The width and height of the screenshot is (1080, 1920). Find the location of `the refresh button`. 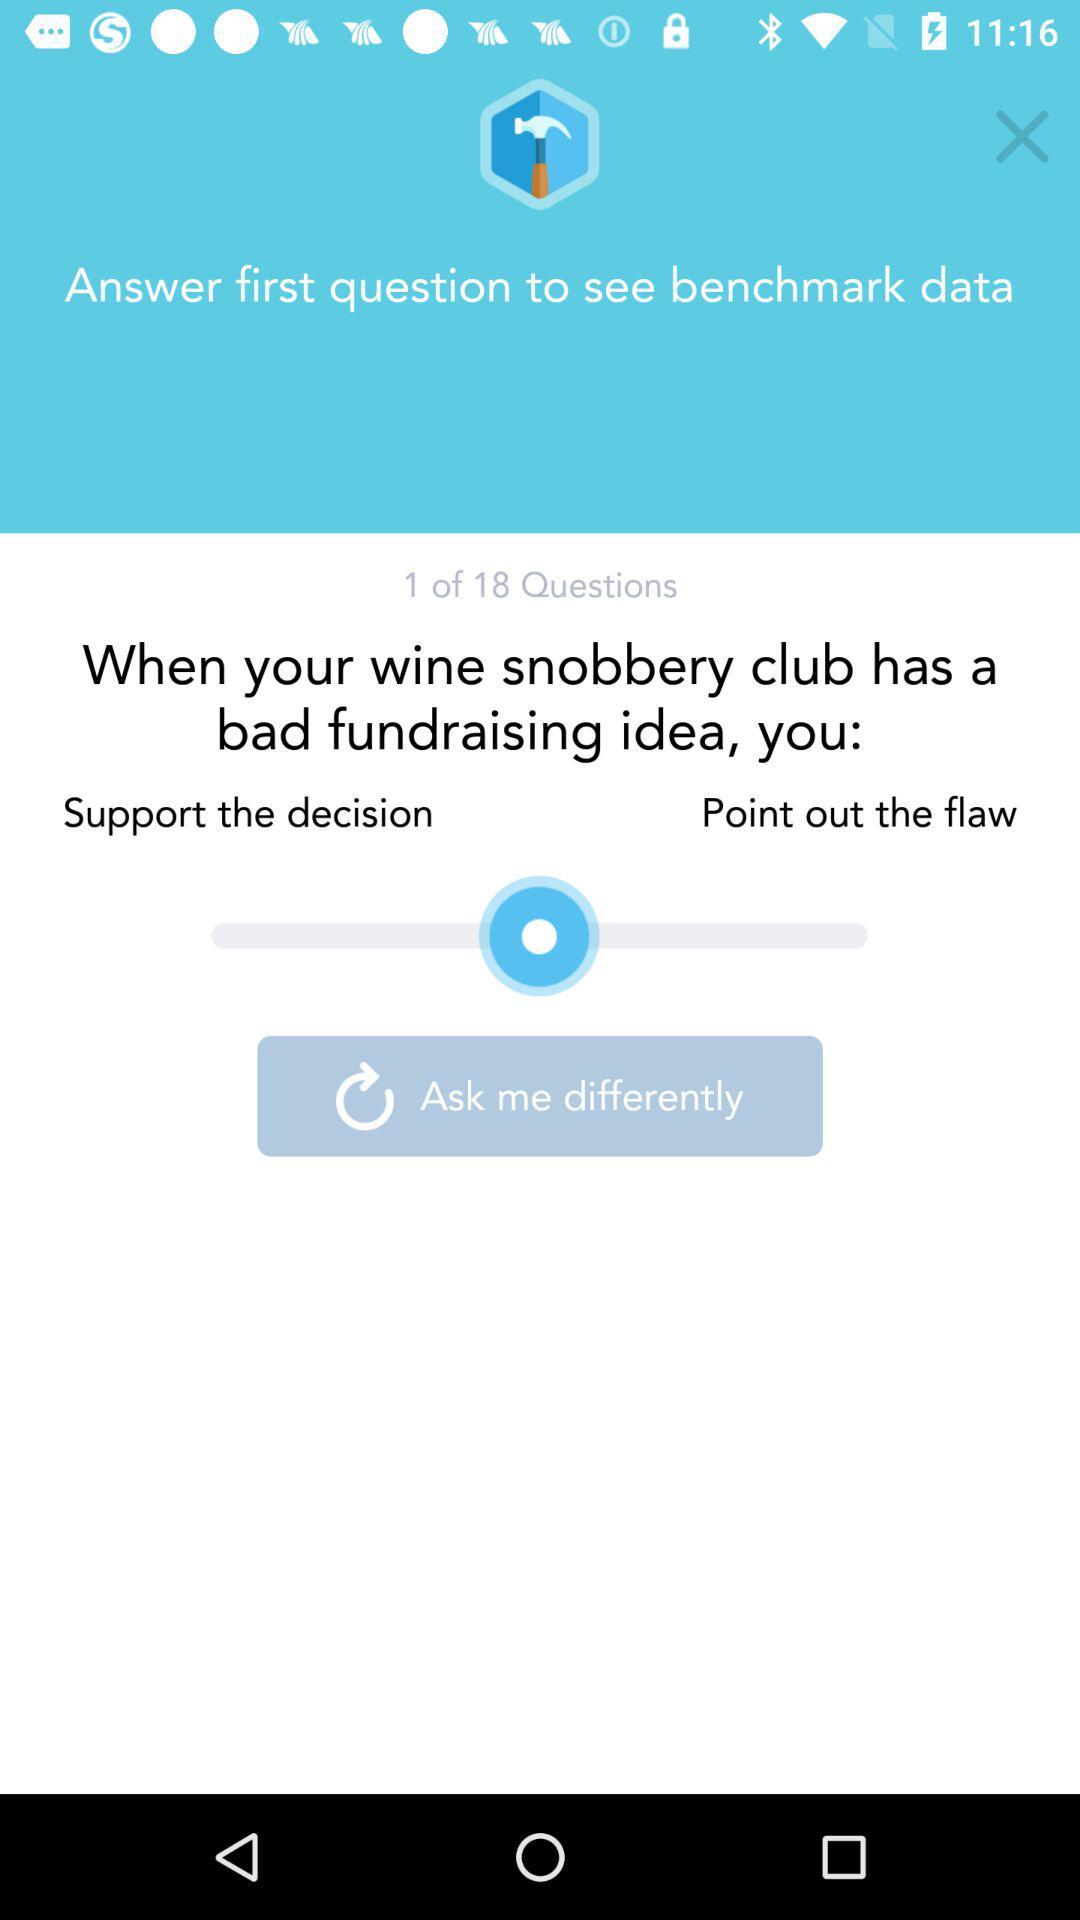

the refresh button is located at coordinates (365, 1094).